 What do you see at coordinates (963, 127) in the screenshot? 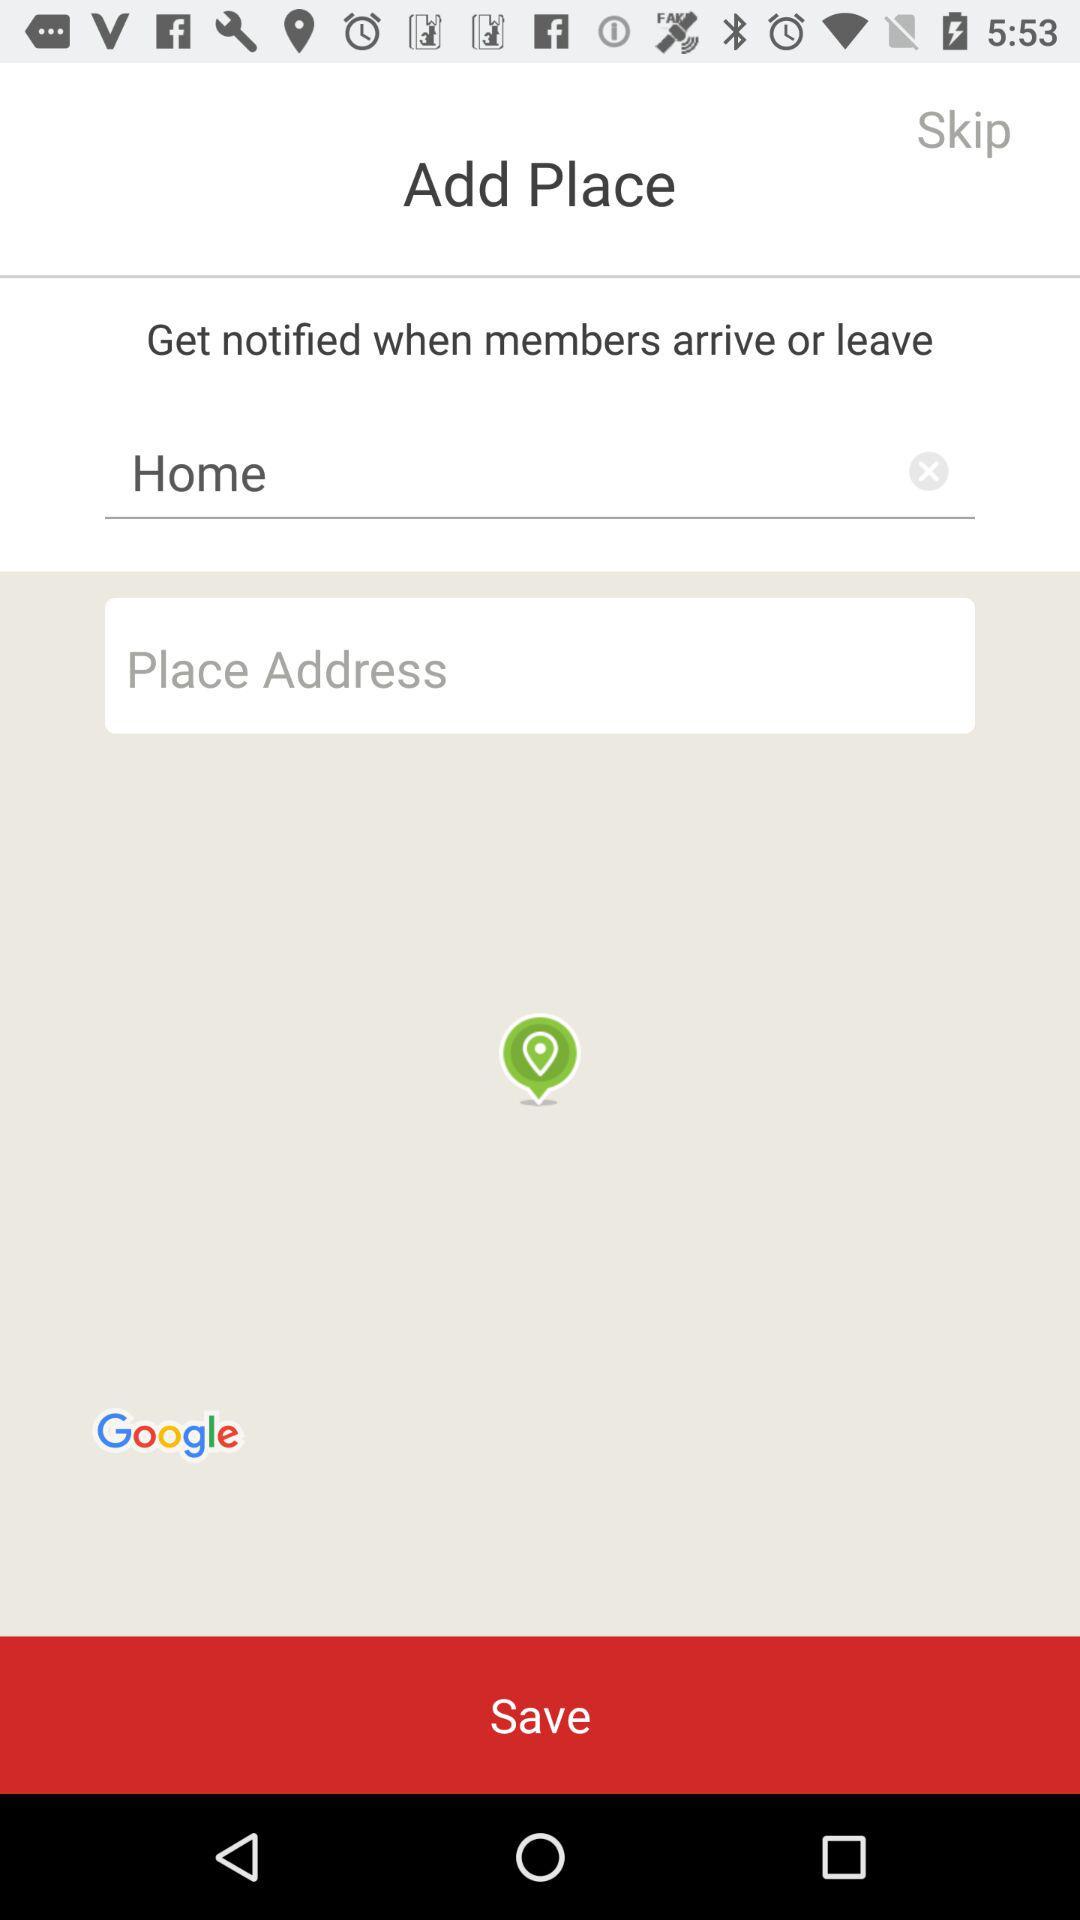
I see `the skip item` at bounding box center [963, 127].